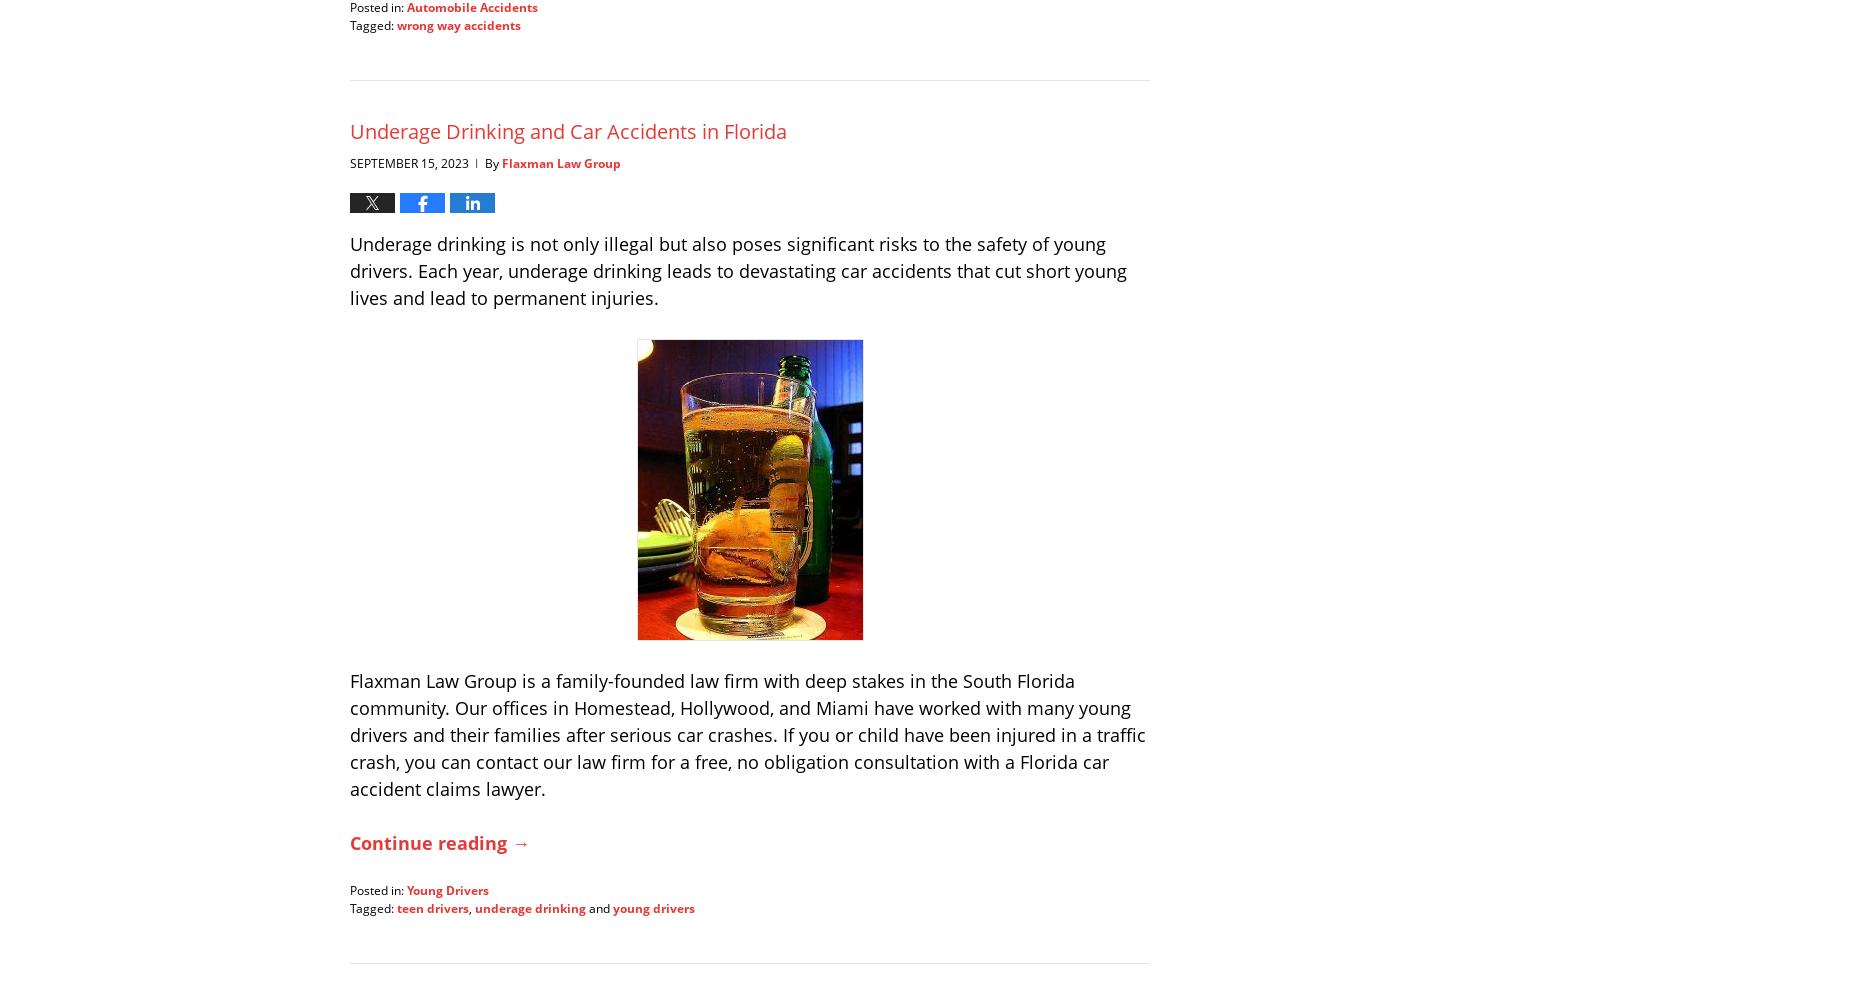 The width and height of the screenshot is (1850, 997). What do you see at coordinates (530, 907) in the screenshot?
I see `'underage drinking'` at bounding box center [530, 907].